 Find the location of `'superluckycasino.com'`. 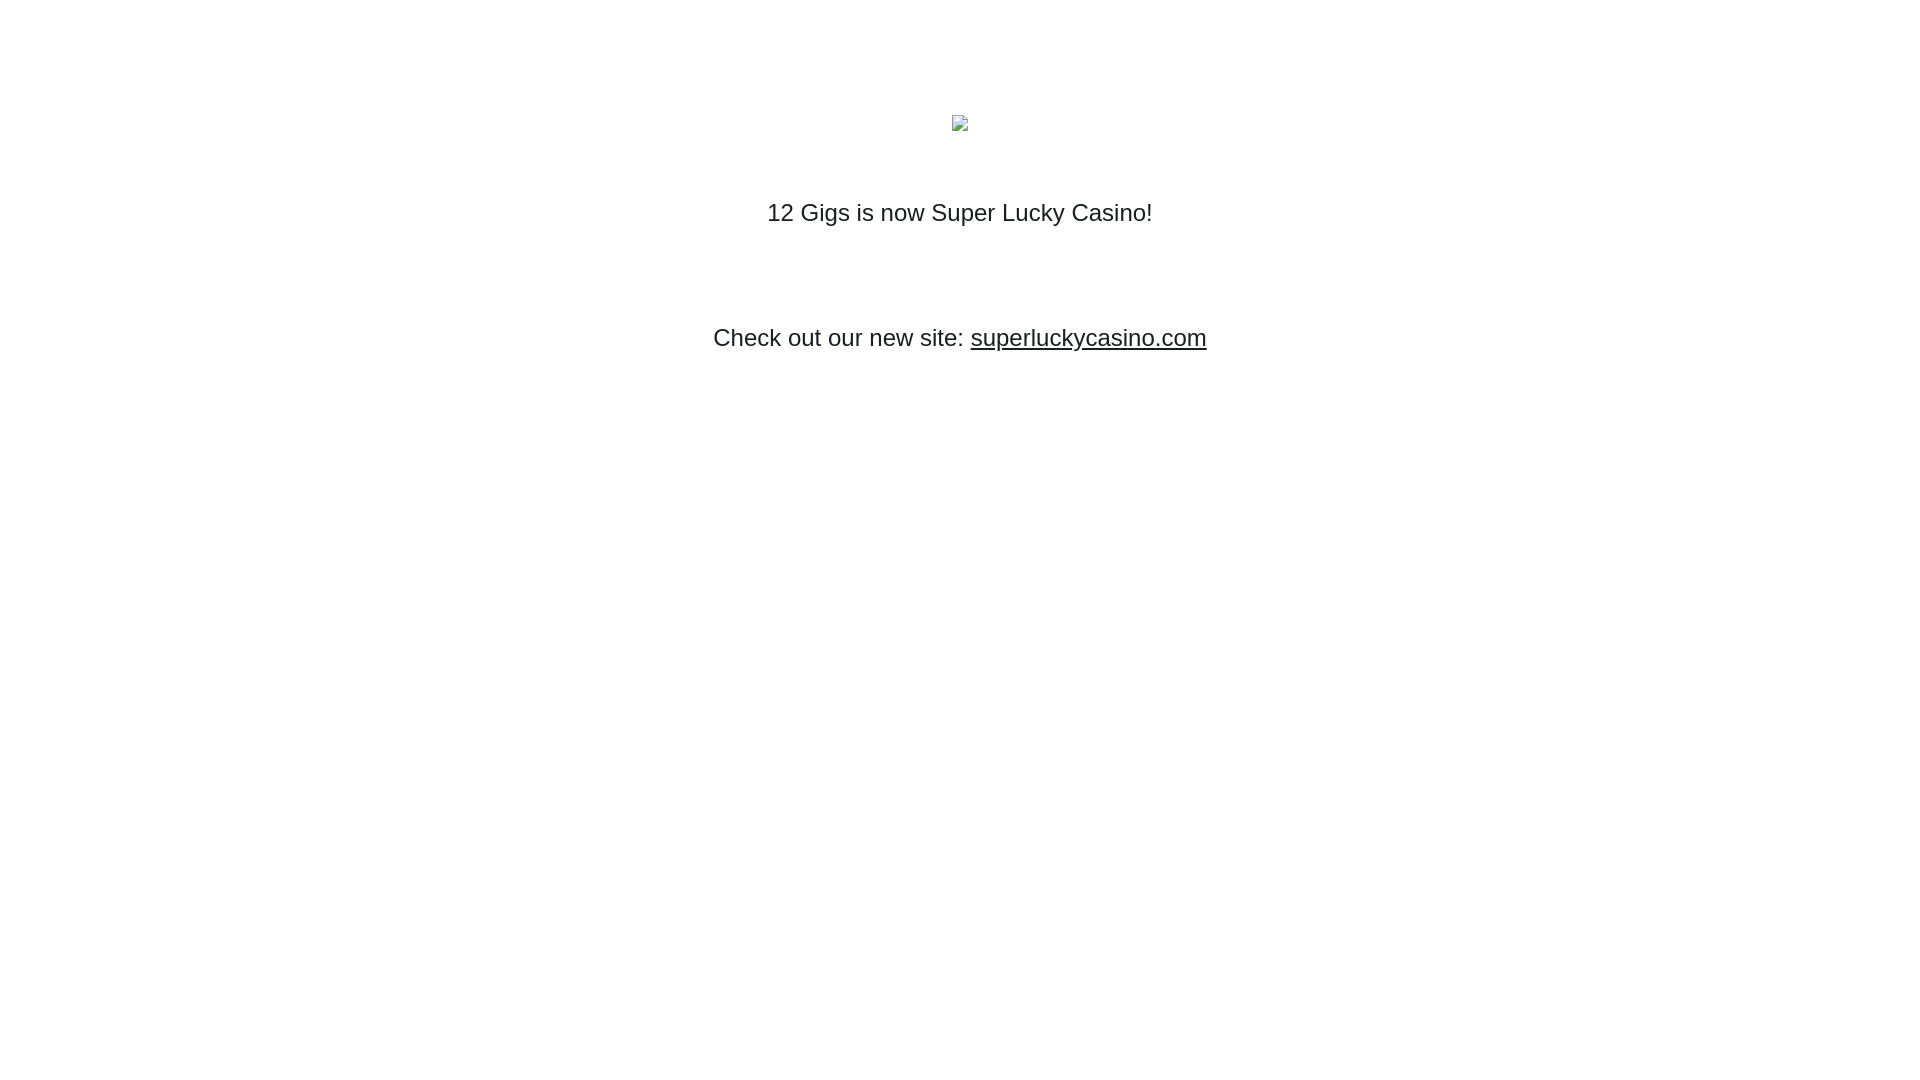

'superluckycasino.com' is located at coordinates (1088, 336).